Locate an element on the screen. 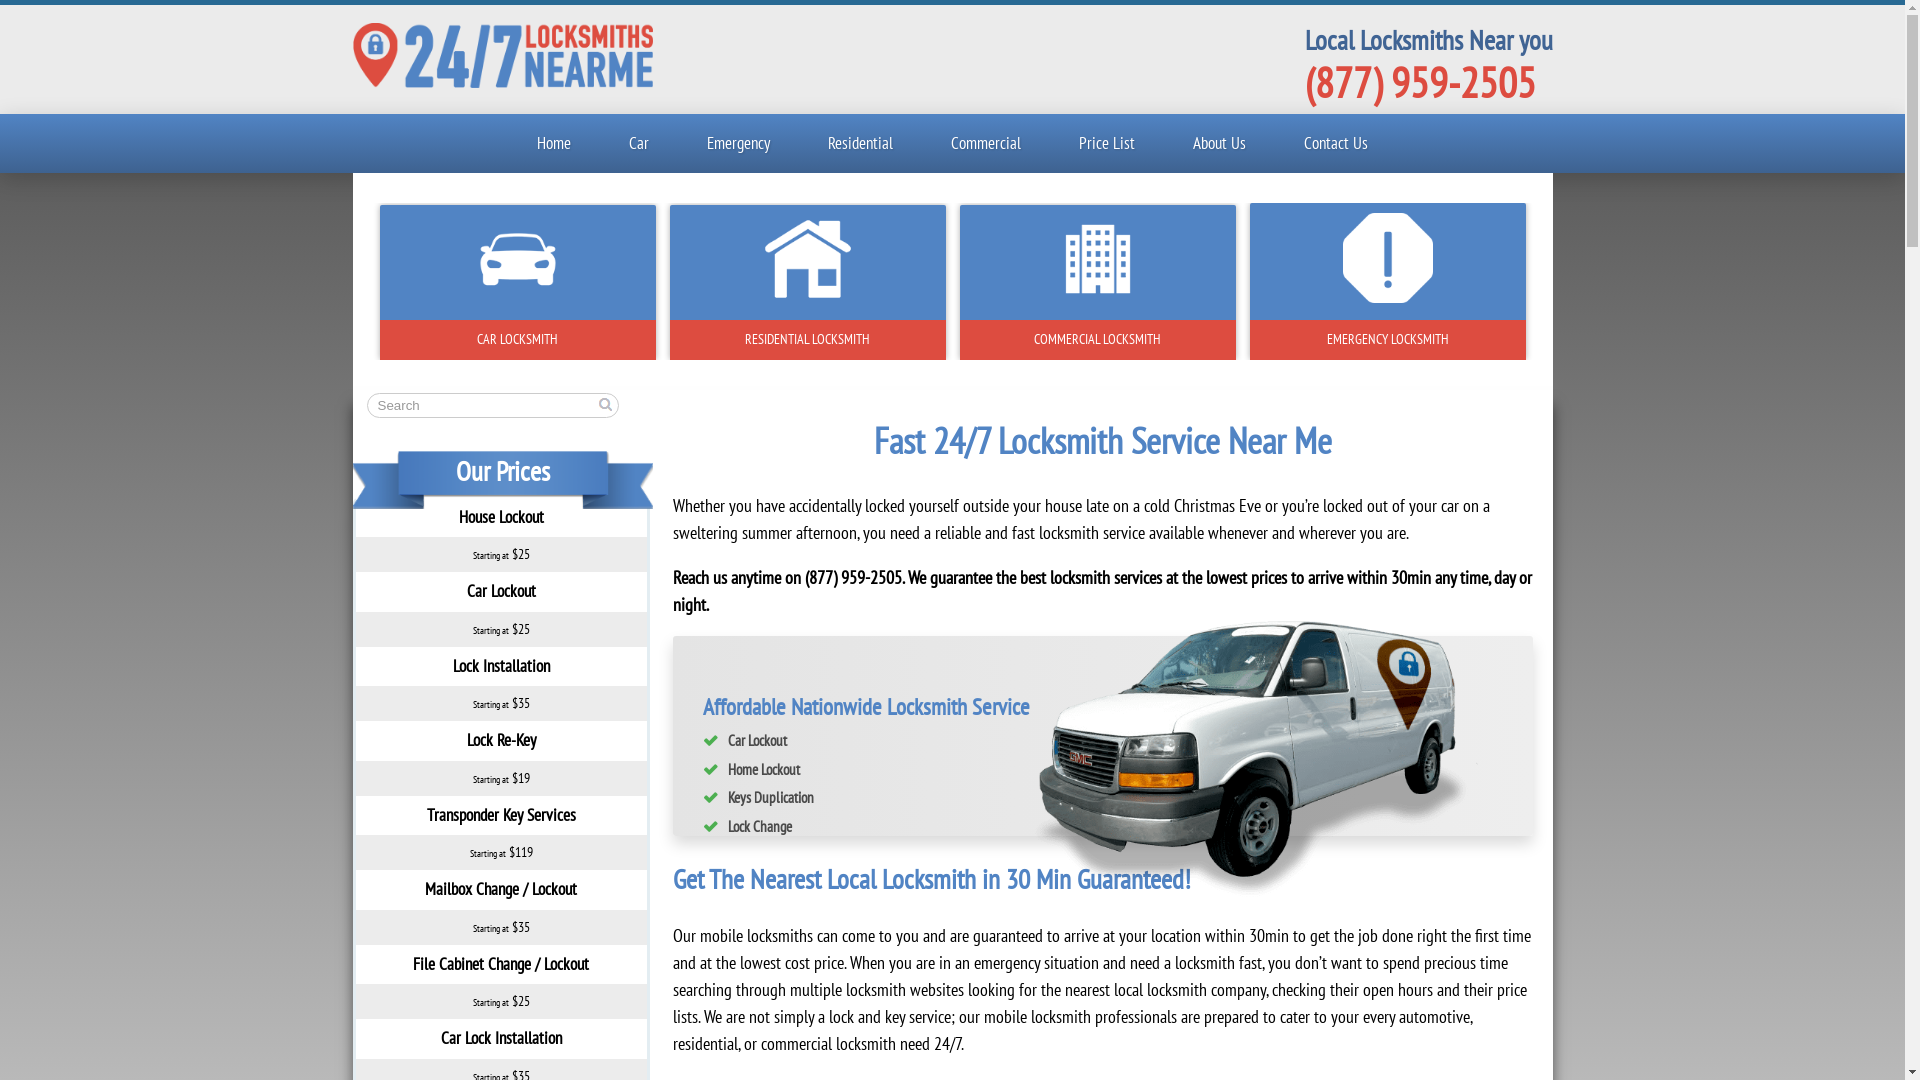 The image size is (1920, 1080). '(877) 959-2505' is located at coordinates (1418, 80).